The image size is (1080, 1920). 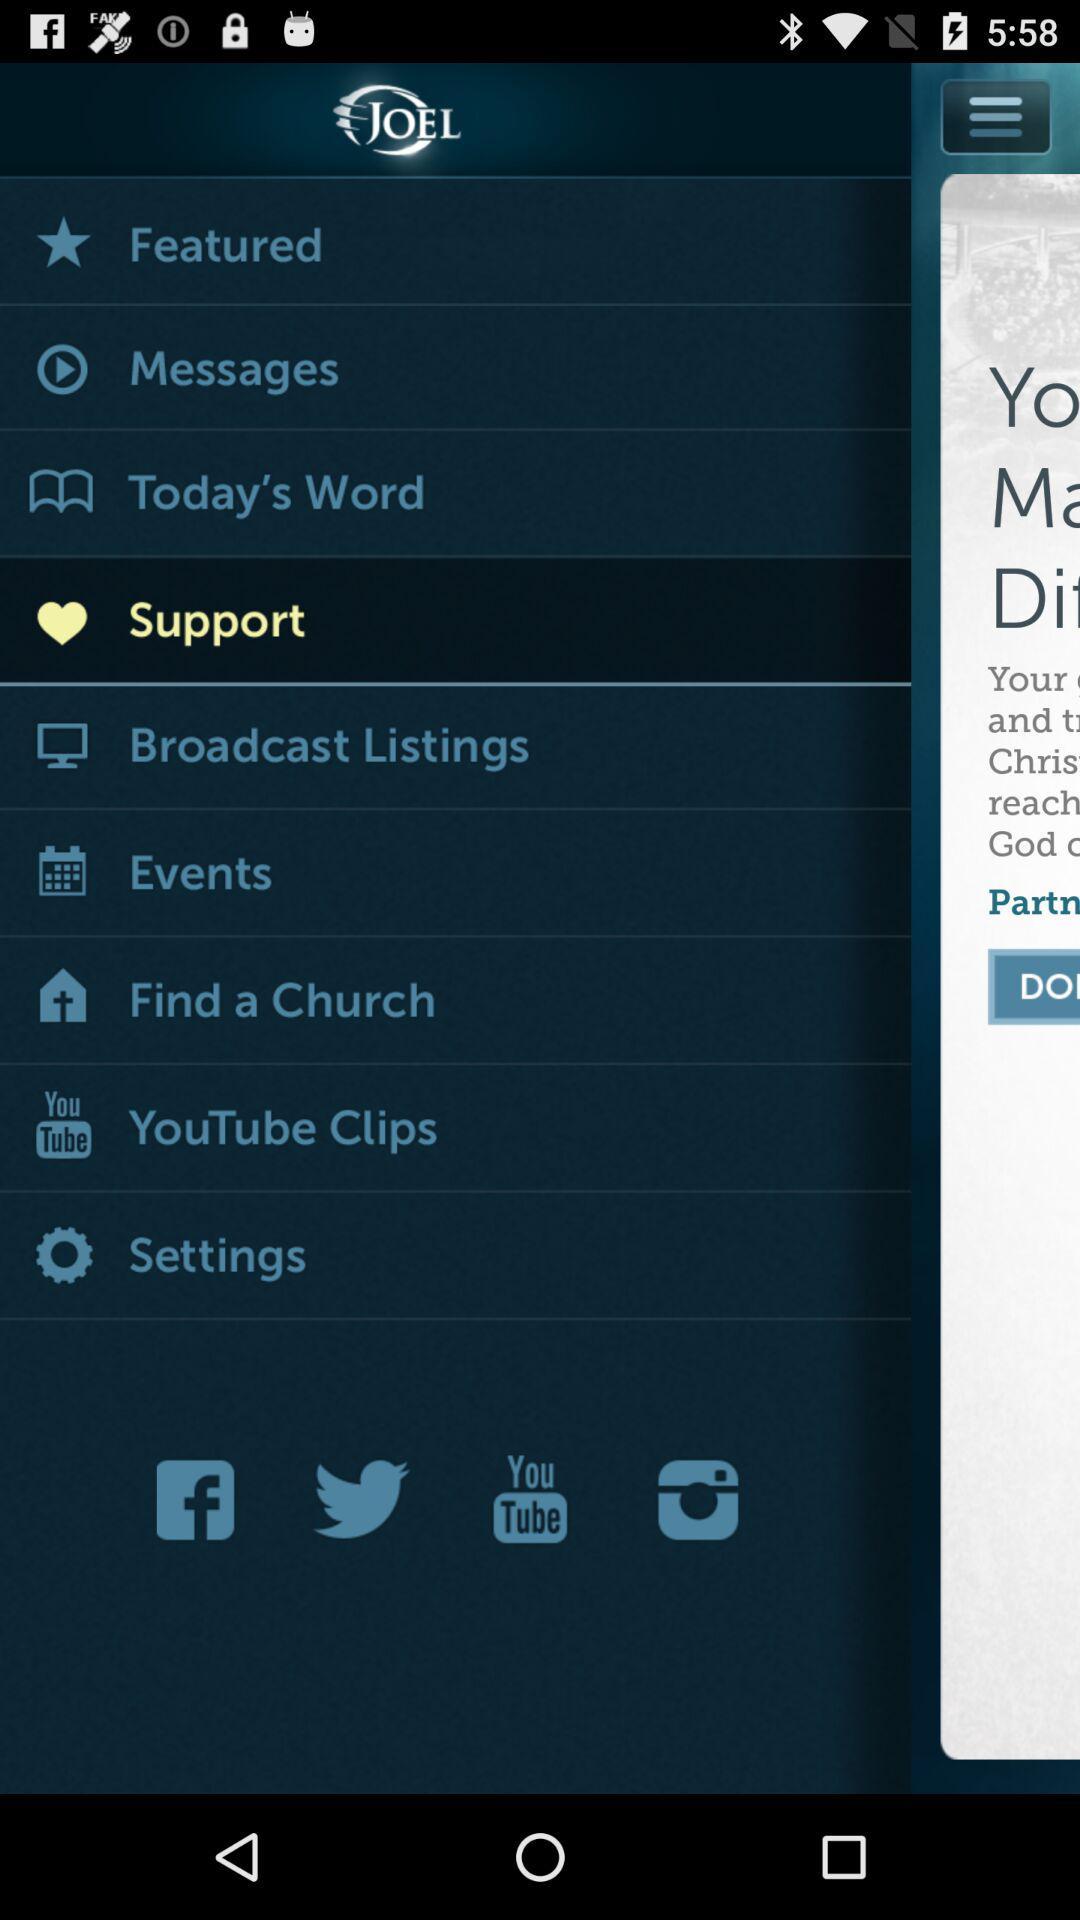 I want to click on find a church, so click(x=455, y=1002).